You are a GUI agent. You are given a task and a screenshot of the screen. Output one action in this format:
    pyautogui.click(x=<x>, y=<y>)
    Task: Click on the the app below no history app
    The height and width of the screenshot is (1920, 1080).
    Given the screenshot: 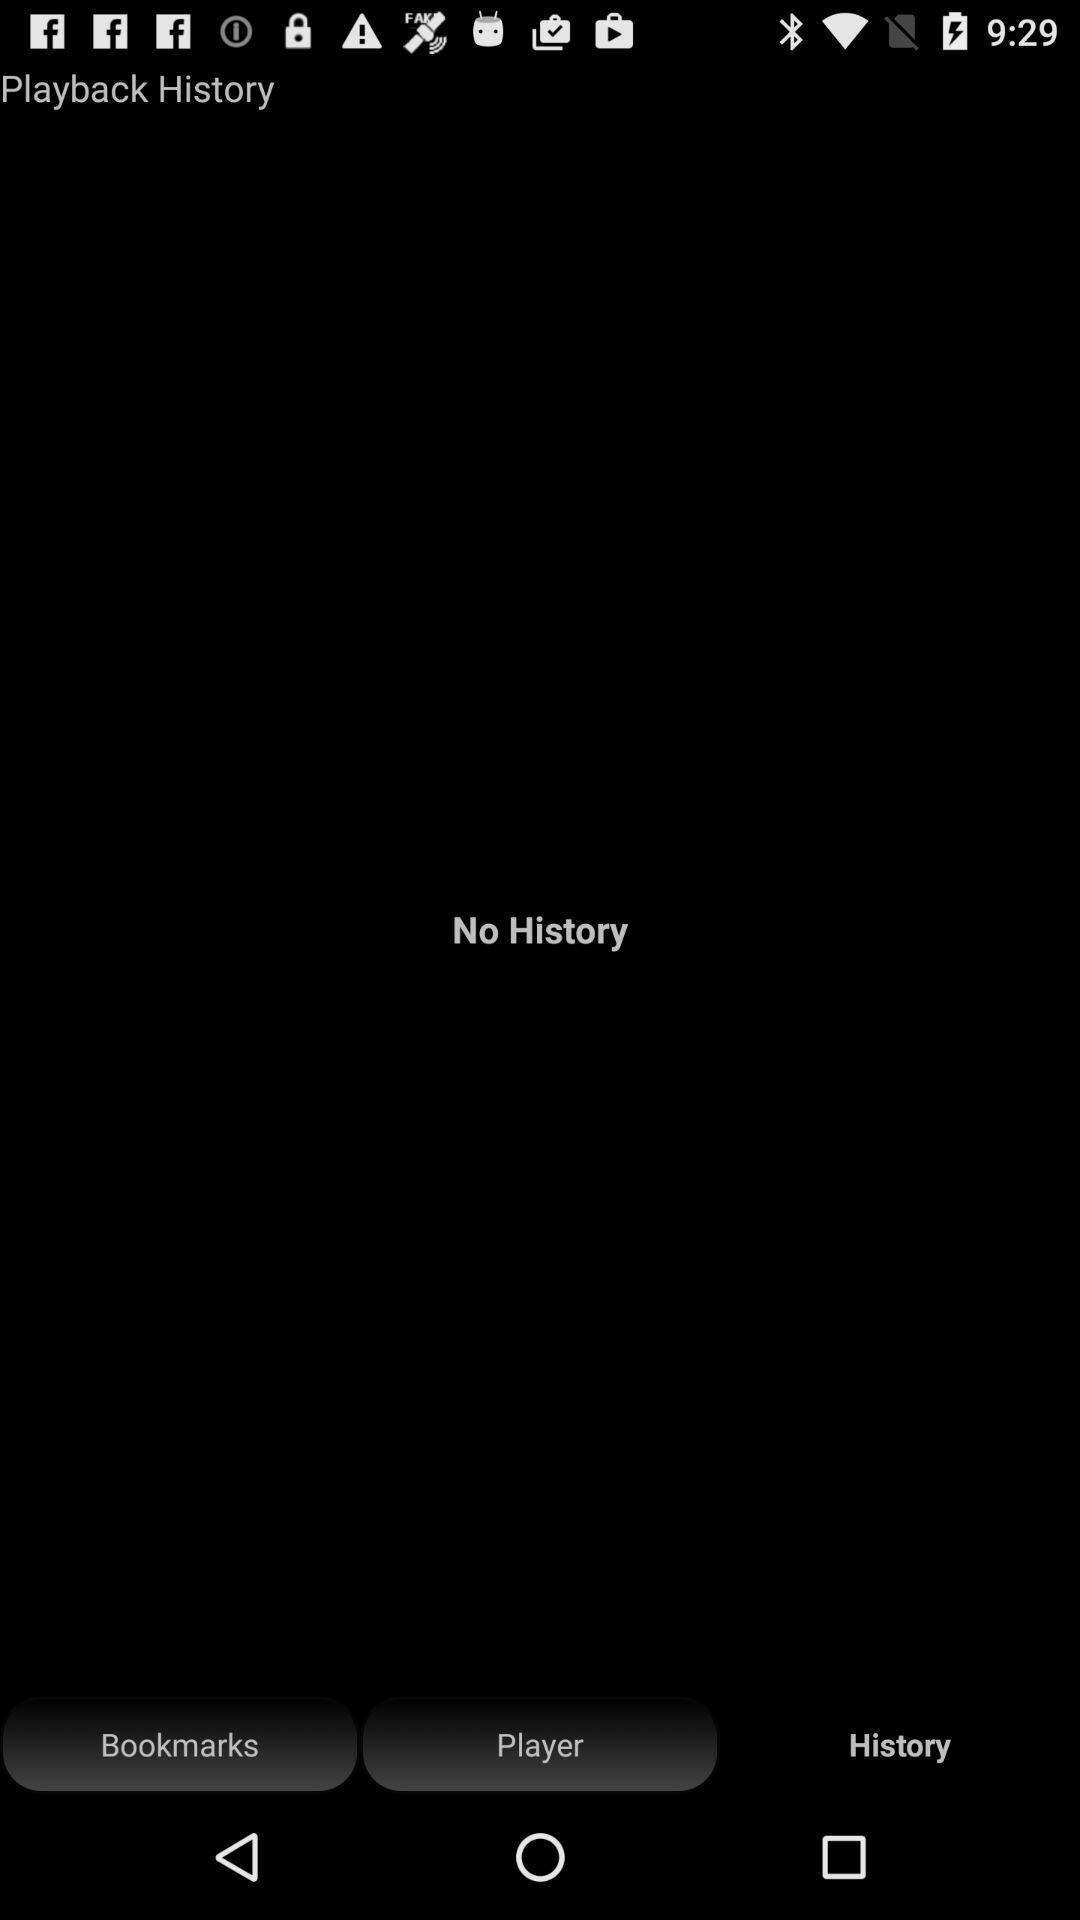 What is the action you would take?
    pyautogui.click(x=540, y=1744)
    